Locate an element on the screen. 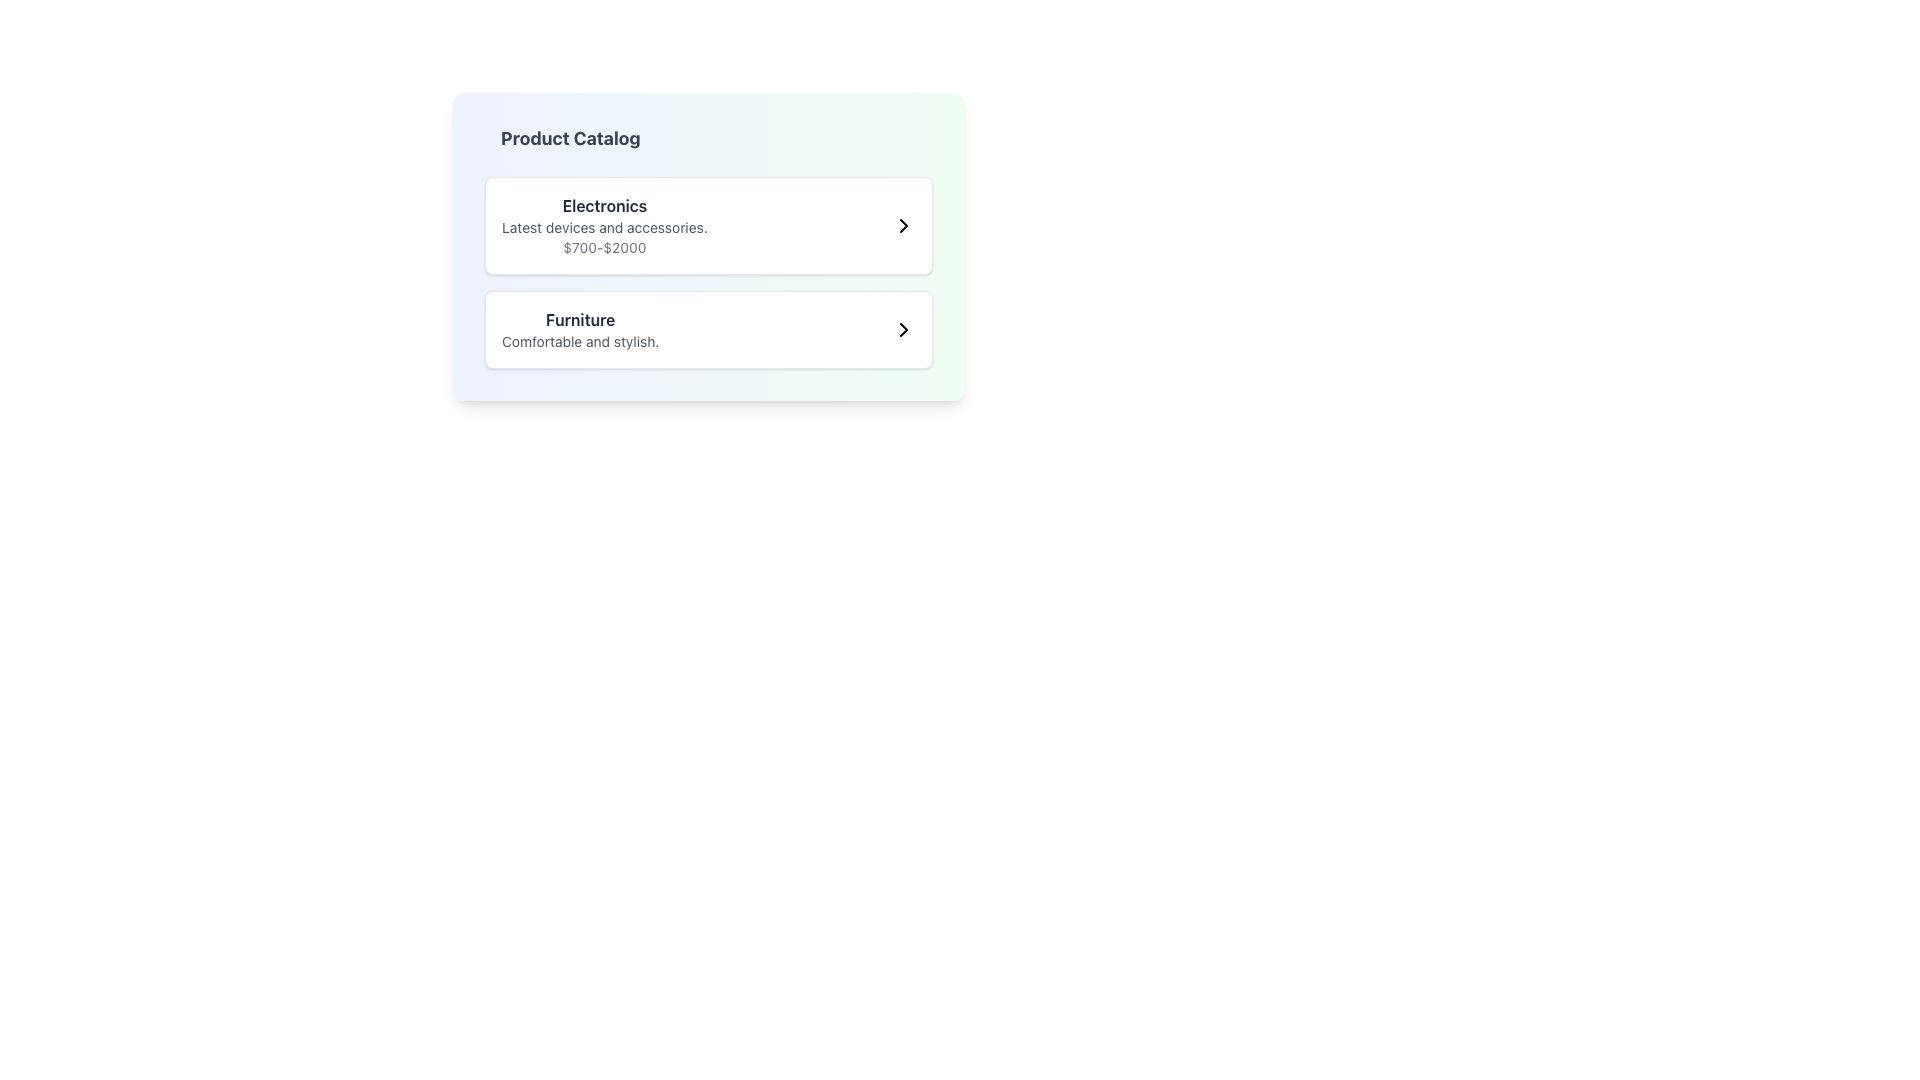 The width and height of the screenshot is (1920, 1080). the informational text block titled 'Electronics' that displays a price range of '$700-$2000' at the top of the 'Product Catalog' is located at coordinates (603, 225).